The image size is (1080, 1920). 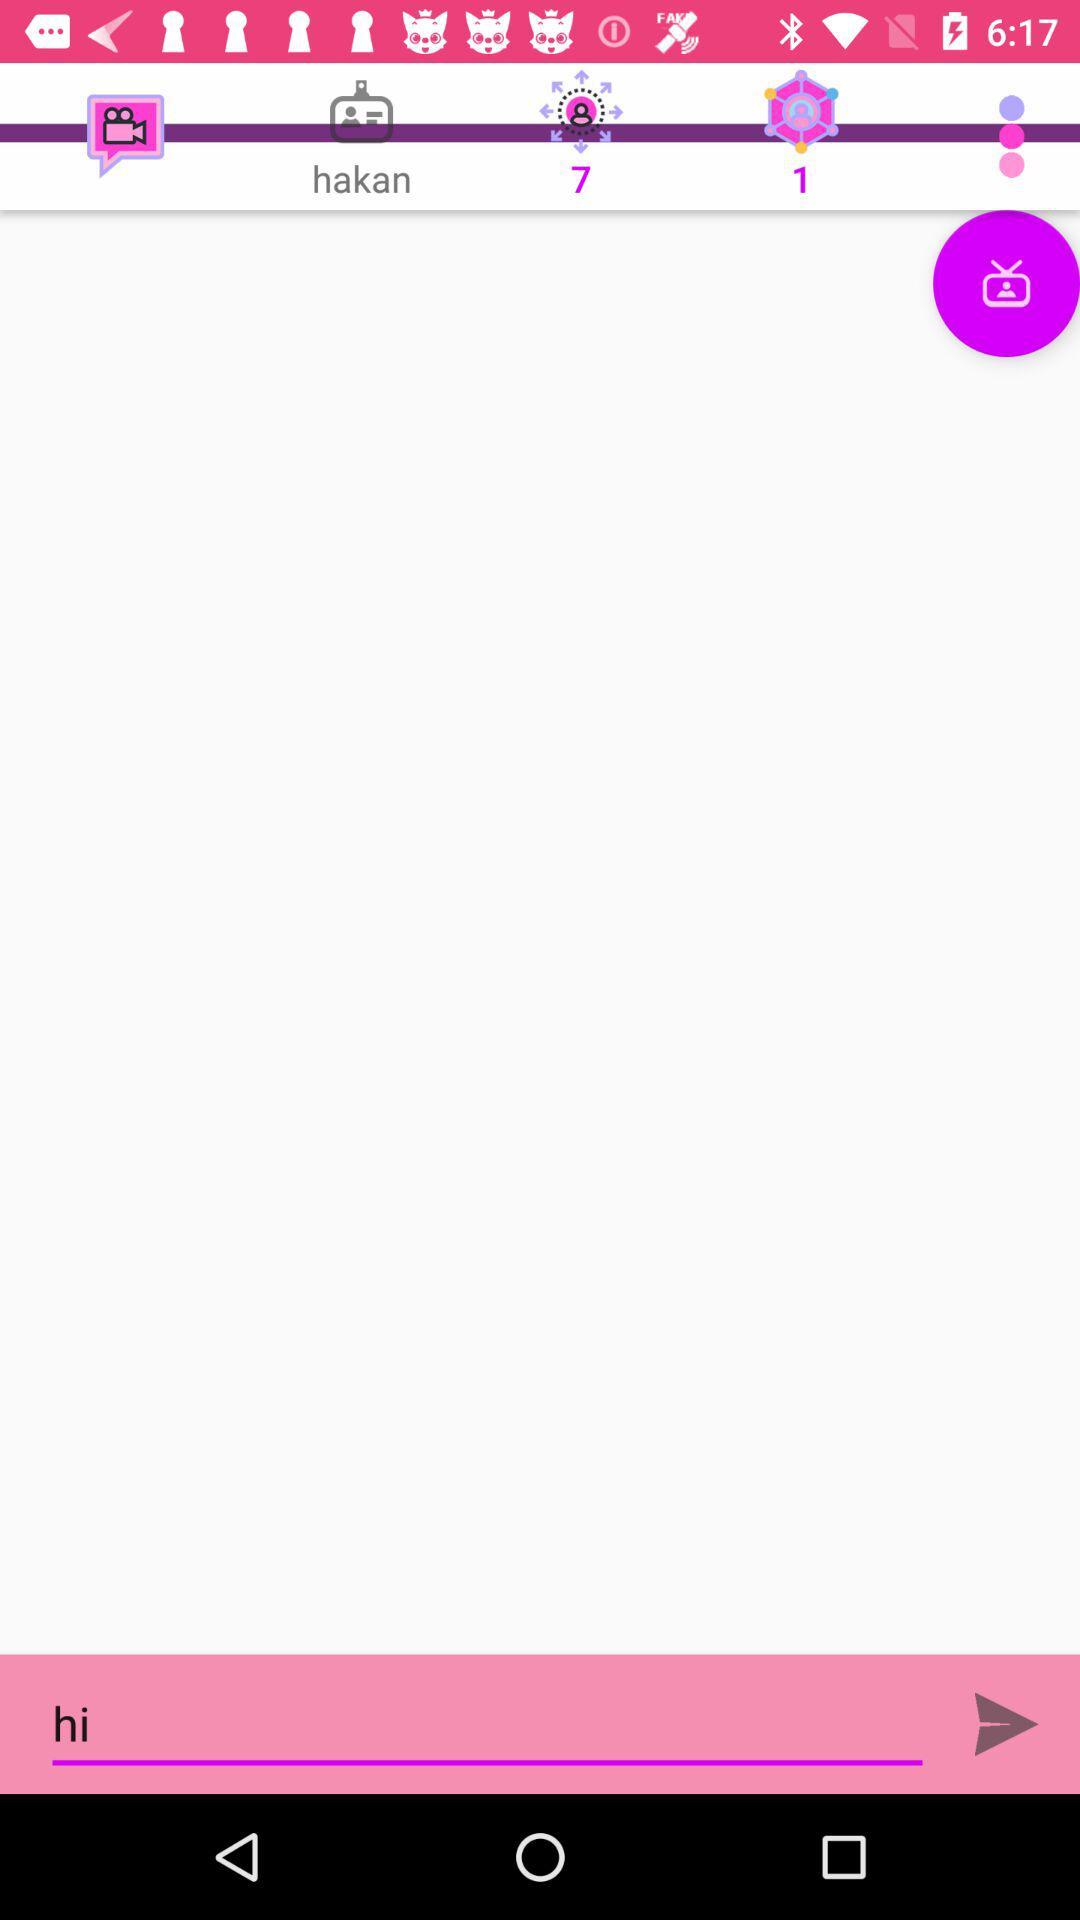 I want to click on communication icon, so click(x=1006, y=282).